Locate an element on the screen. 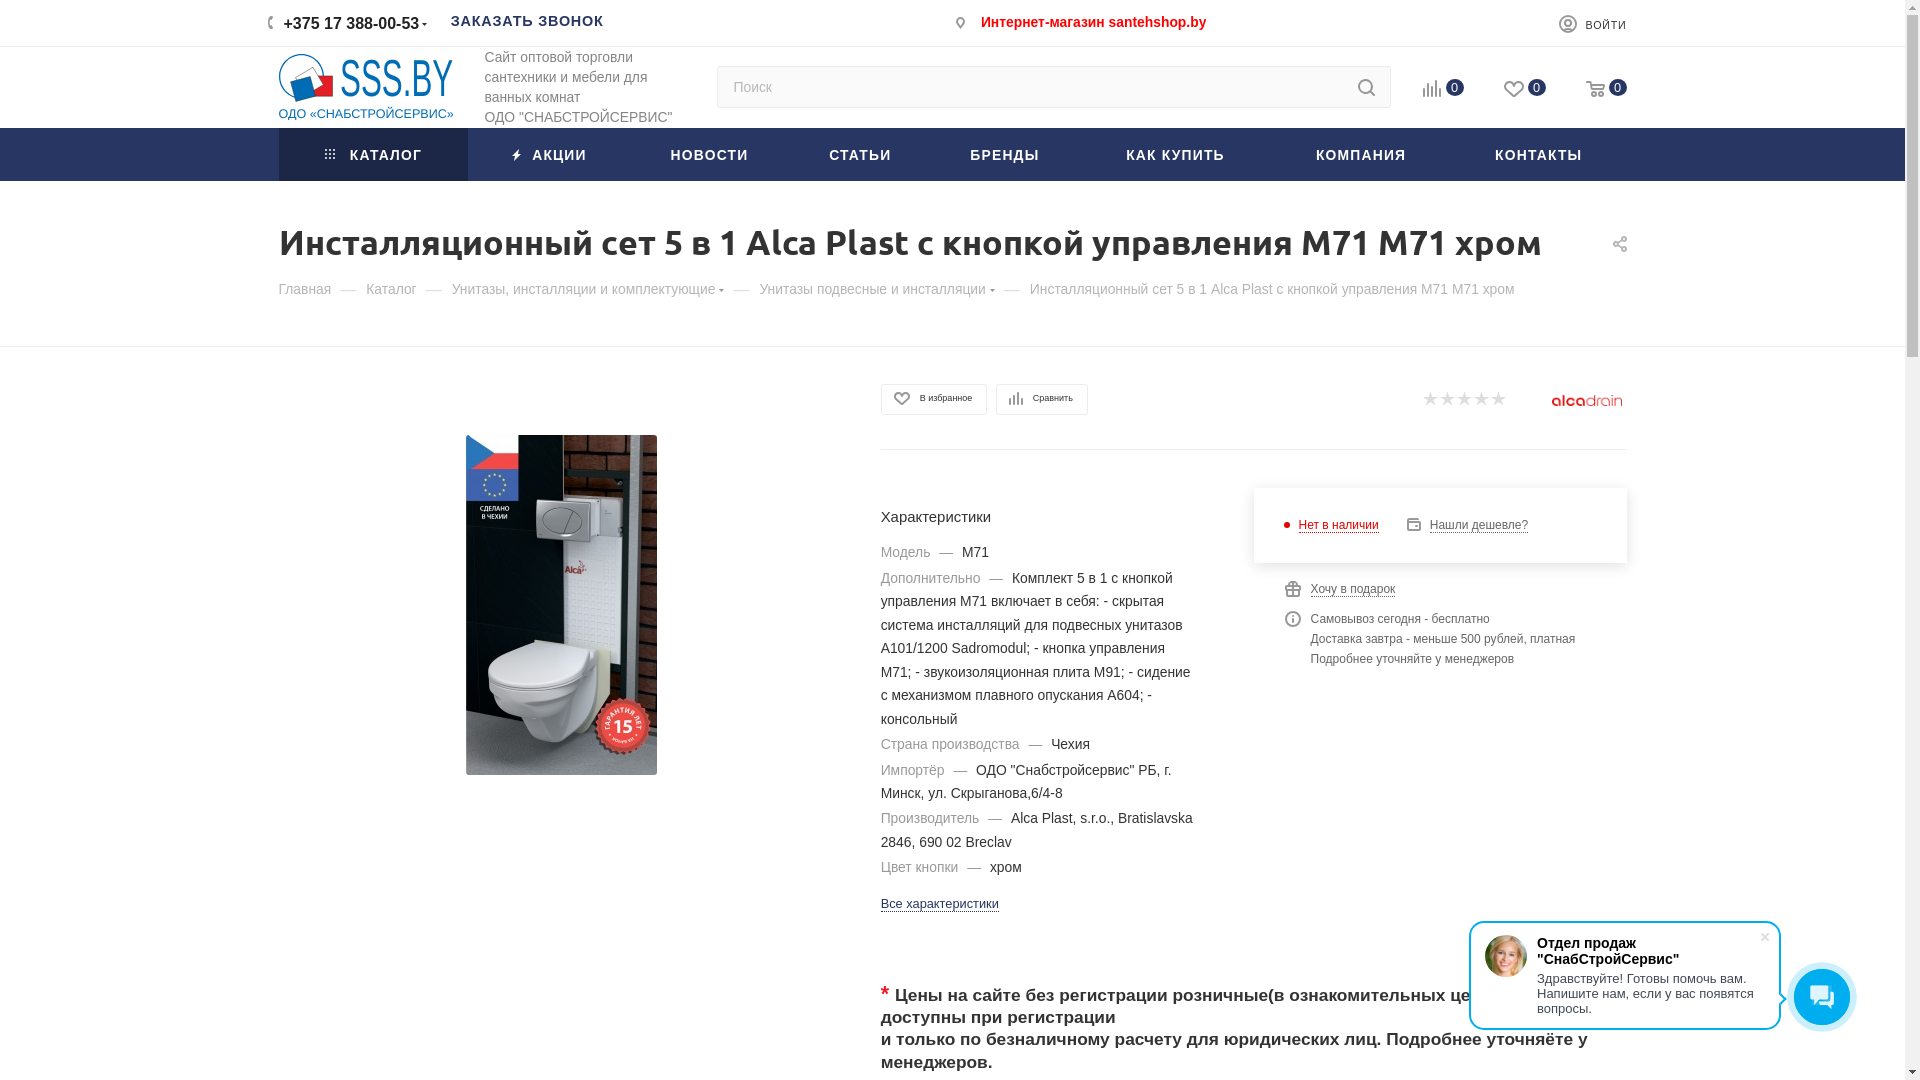 The width and height of the screenshot is (1920, 1080). '0' is located at coordinates (1442, 90).